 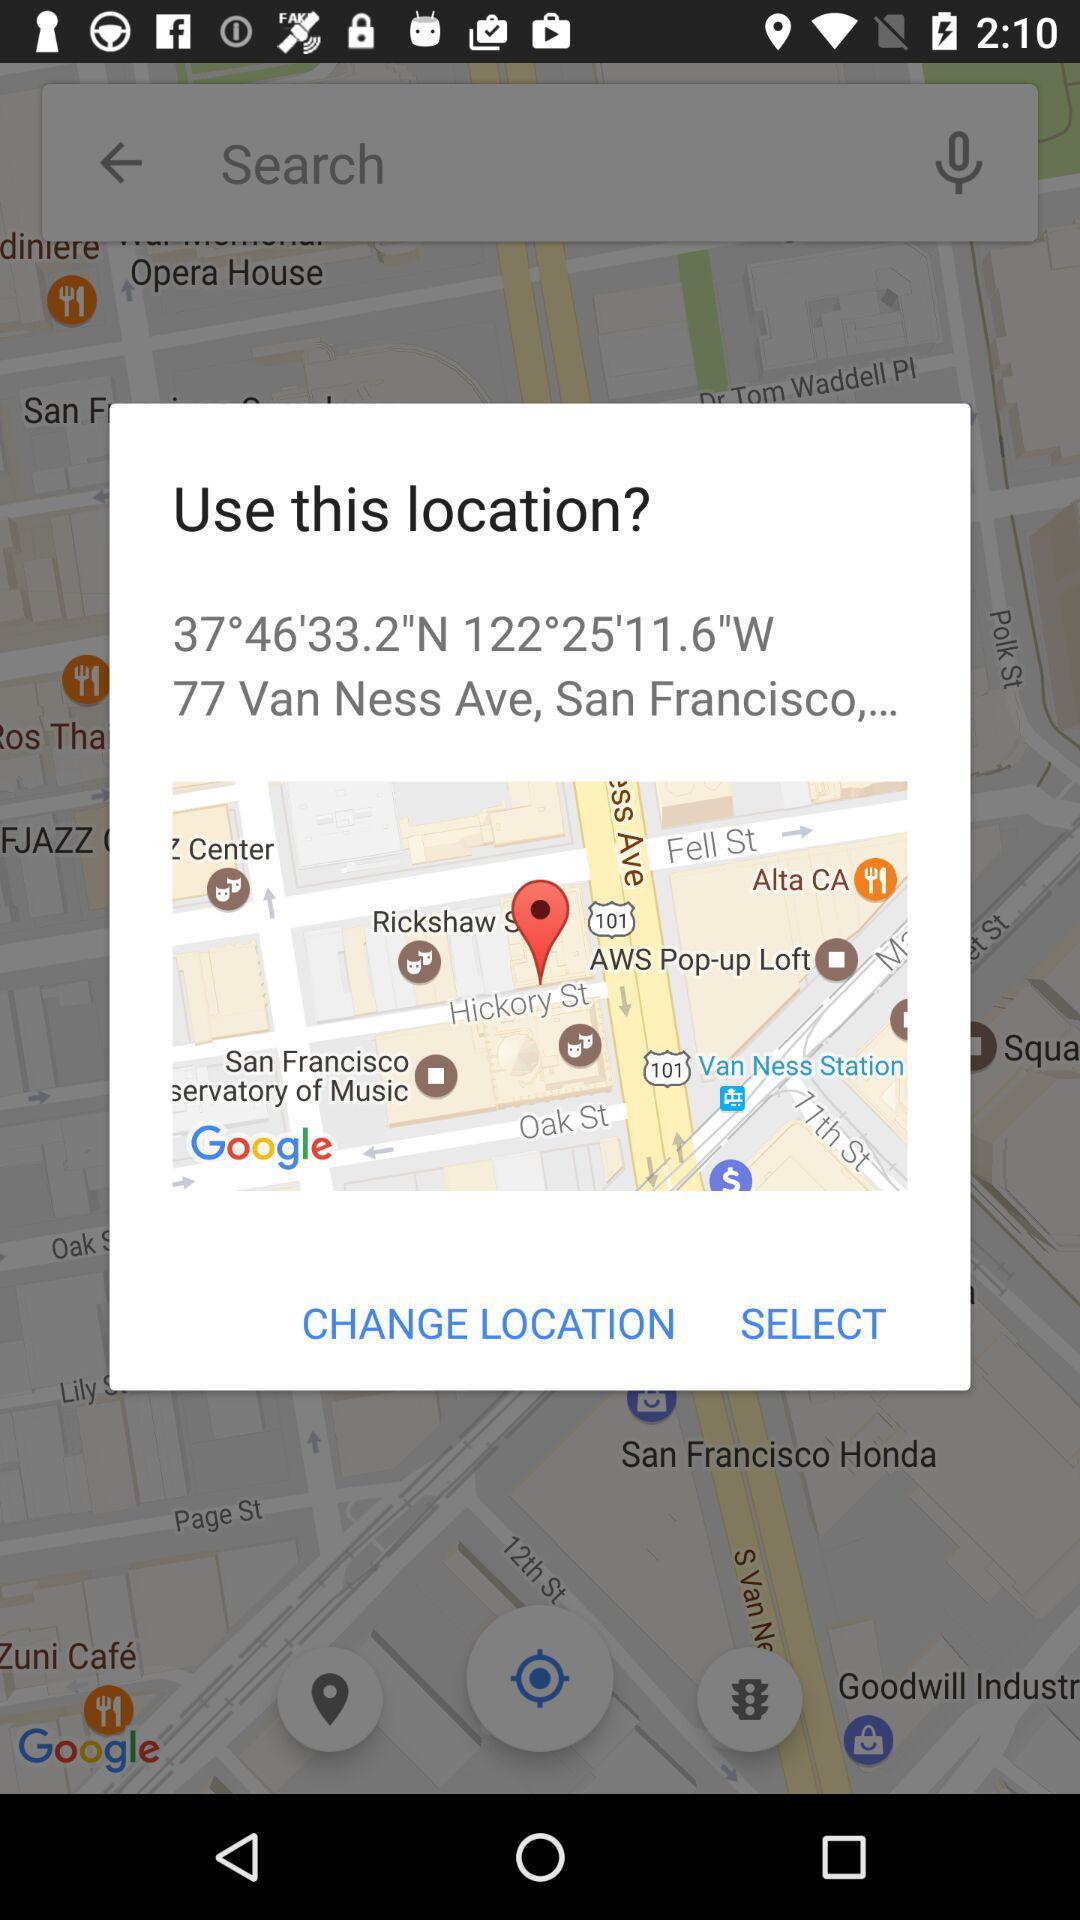 I want to click on the change location, so click(x=489, y=1322).